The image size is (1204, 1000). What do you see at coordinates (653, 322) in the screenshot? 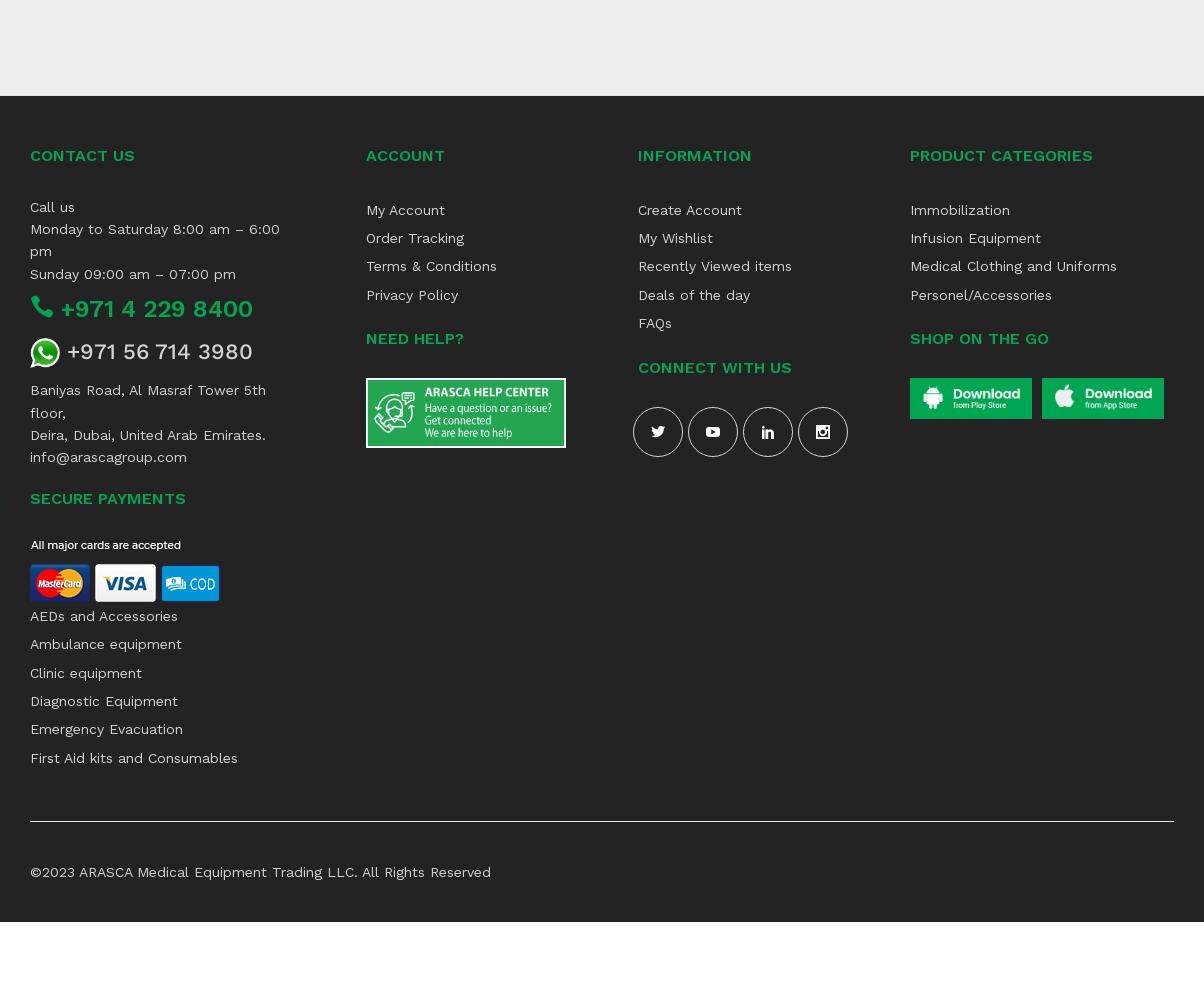
I see `'FAQs'` at bounding box center [653, 322].